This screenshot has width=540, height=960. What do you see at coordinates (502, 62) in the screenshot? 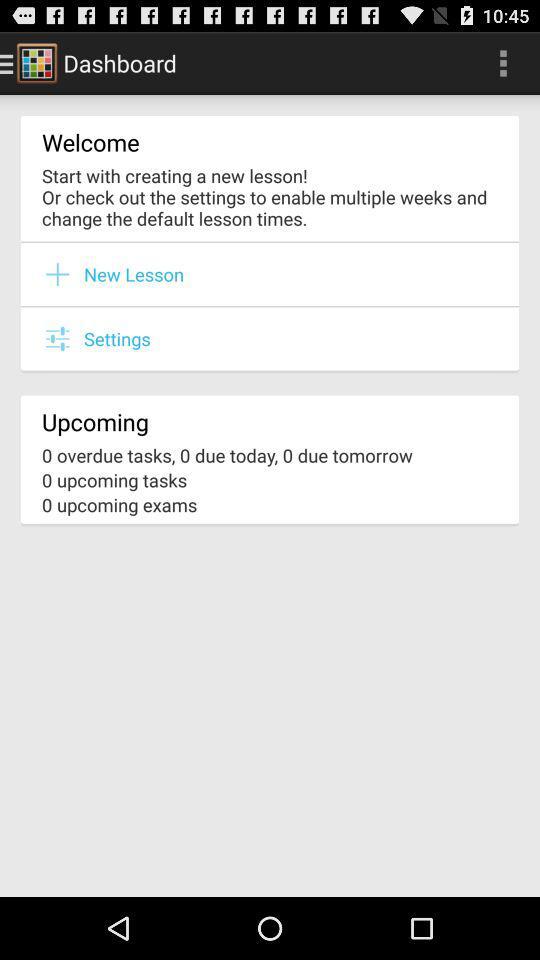
I see `the item to the right of dashboard item` at bounding box center [502, 62].